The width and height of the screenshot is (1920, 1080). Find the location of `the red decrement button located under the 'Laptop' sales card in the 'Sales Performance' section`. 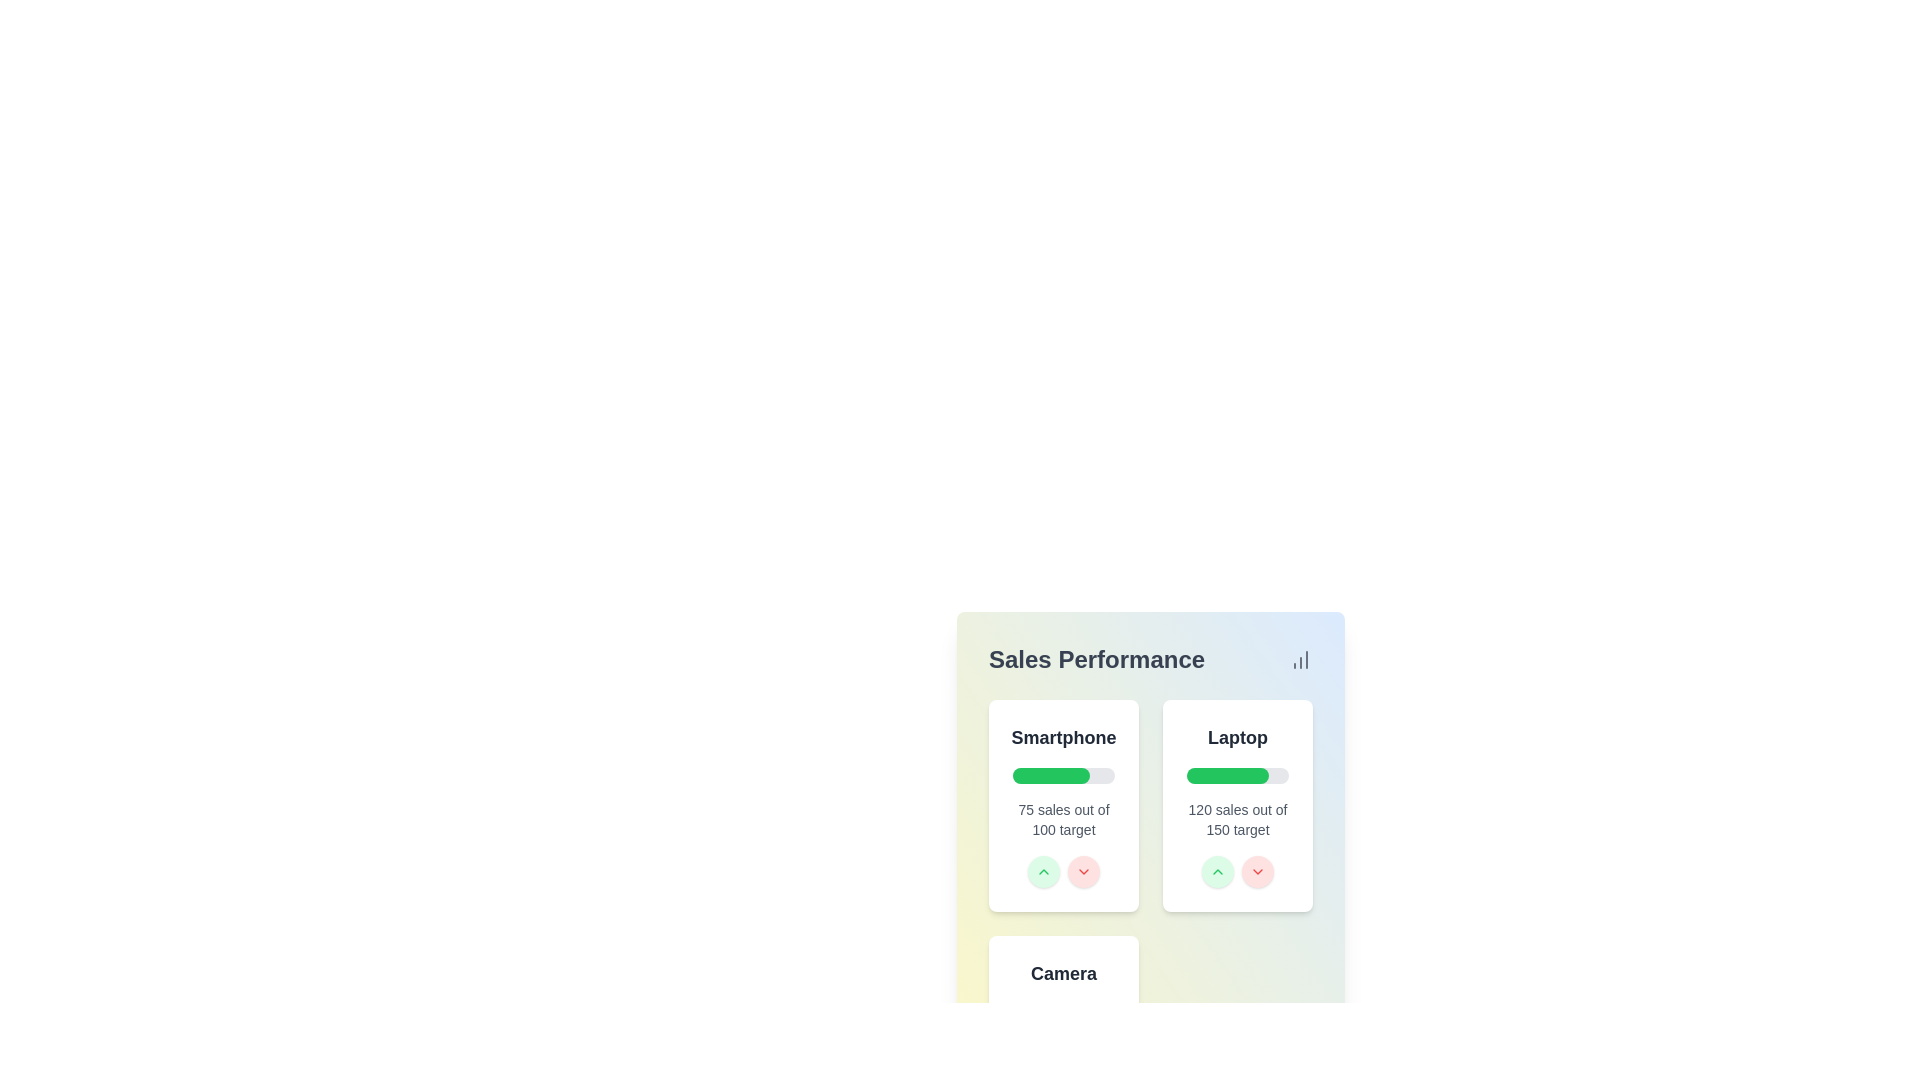

the red decrement button located under the 'Laptop' sales card in the 'Sales Performance' section is located at coordinates (1256, 870).